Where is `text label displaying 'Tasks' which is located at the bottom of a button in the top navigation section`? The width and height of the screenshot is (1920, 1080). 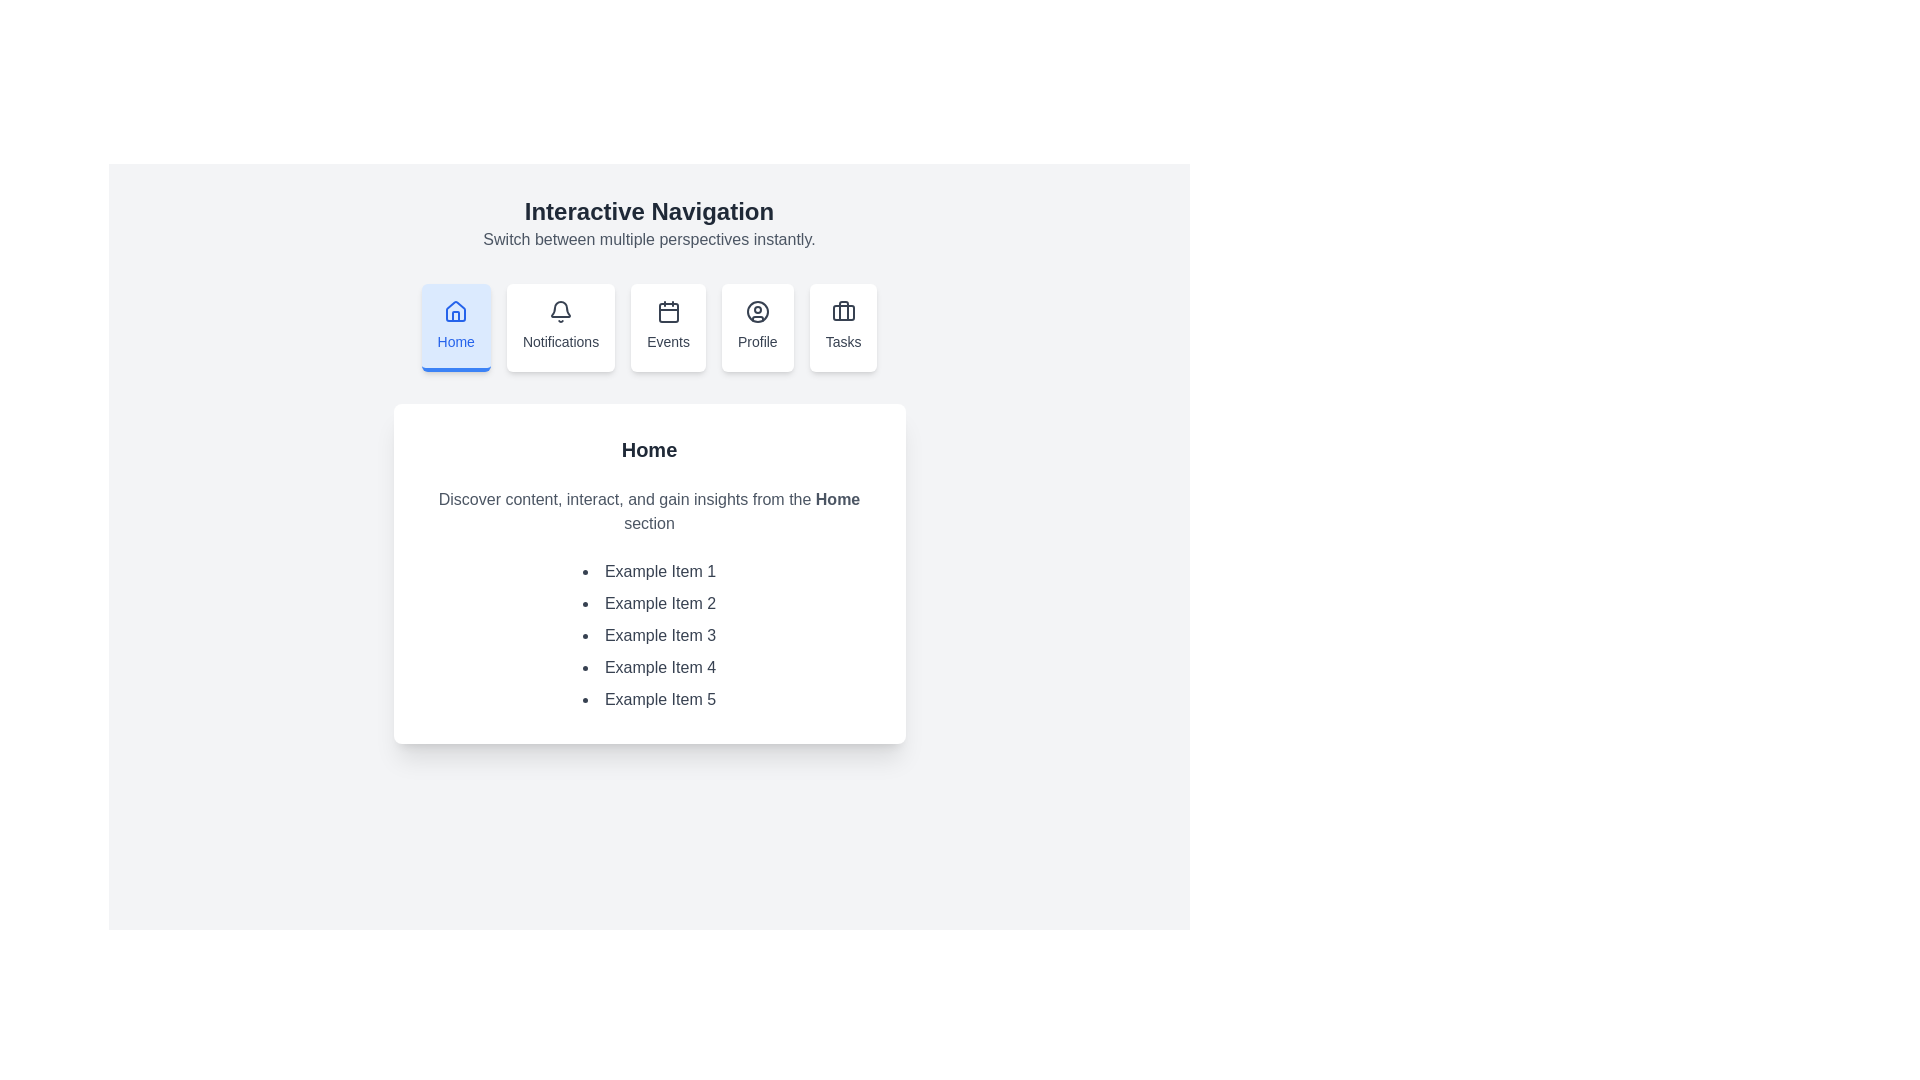 text label displaying 'Tasks' which is located at the bottom of a button in the top navigation section is located at coordinates (843, 341).